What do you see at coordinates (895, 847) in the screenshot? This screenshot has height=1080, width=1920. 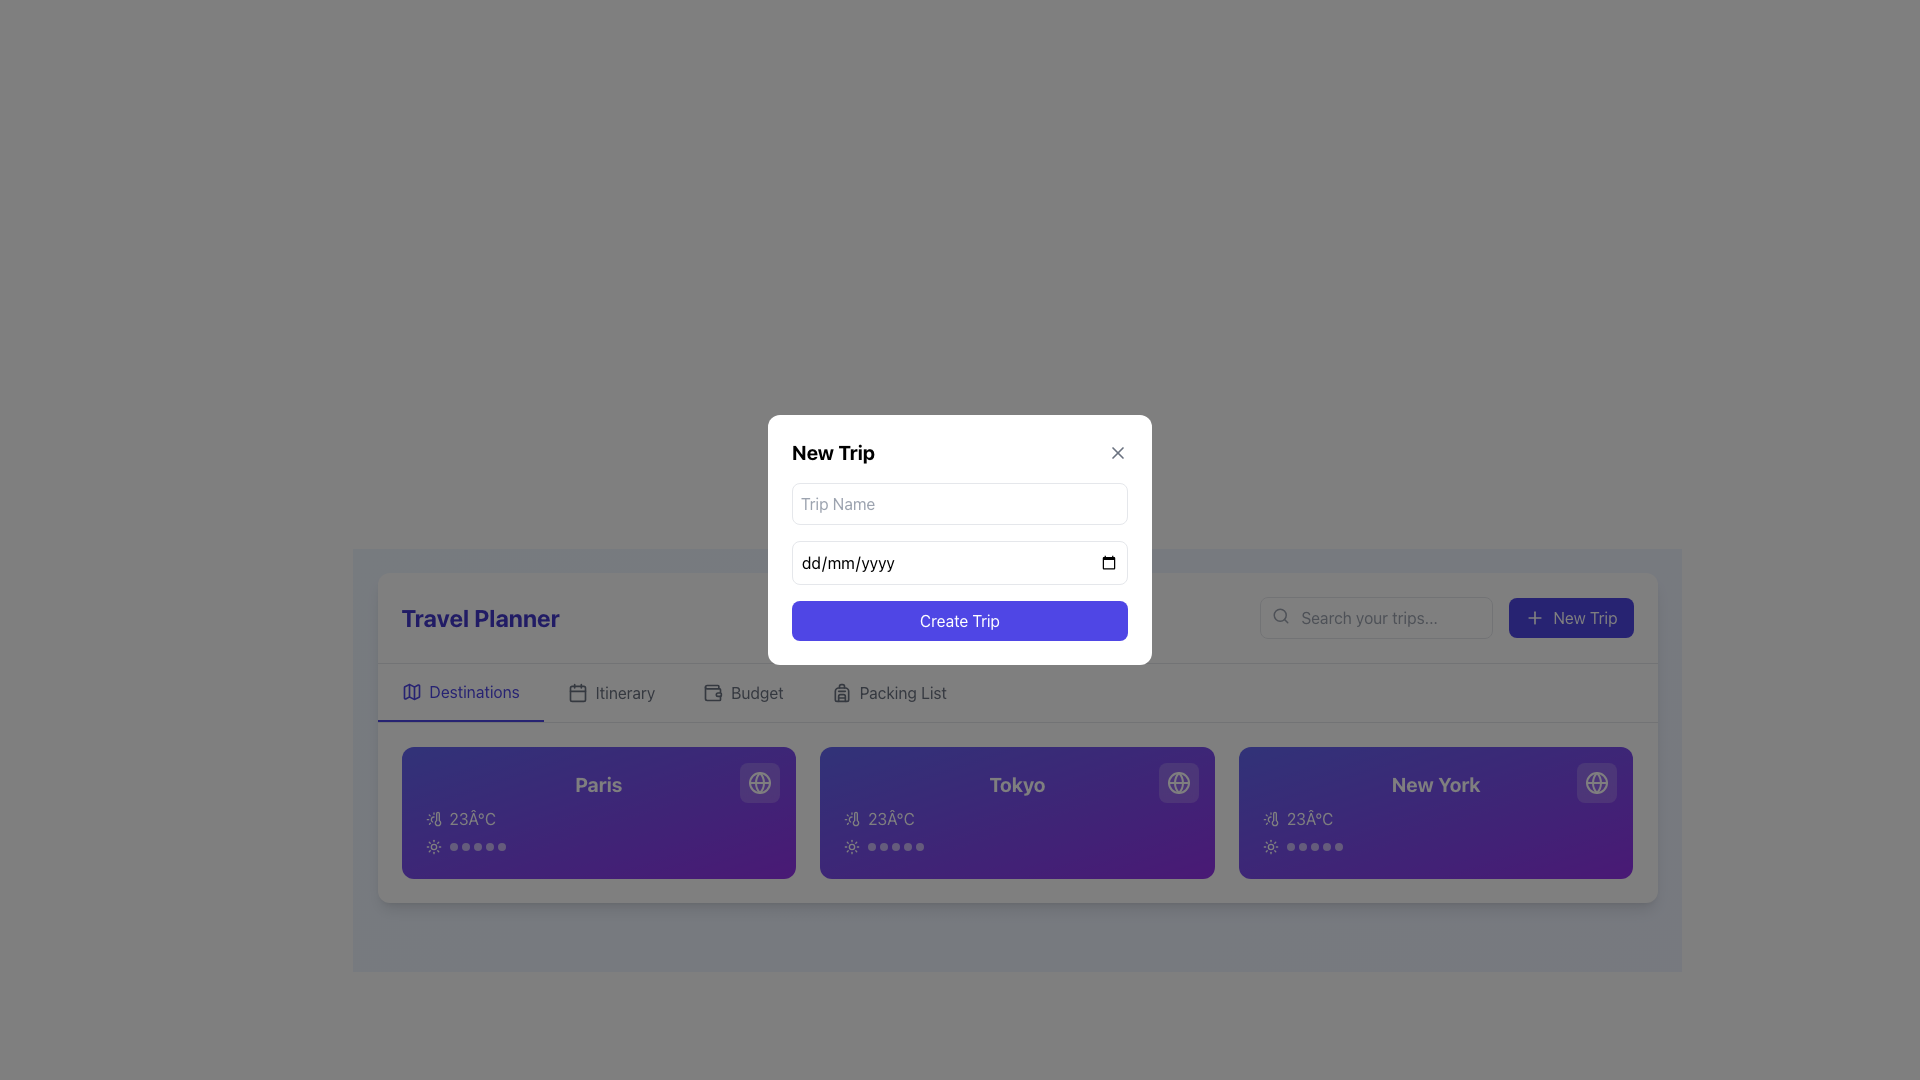 I see `the rounded indicator located in the middle of a row of five circular indicators within a flexbox layout` at bounding box center [895, 847].